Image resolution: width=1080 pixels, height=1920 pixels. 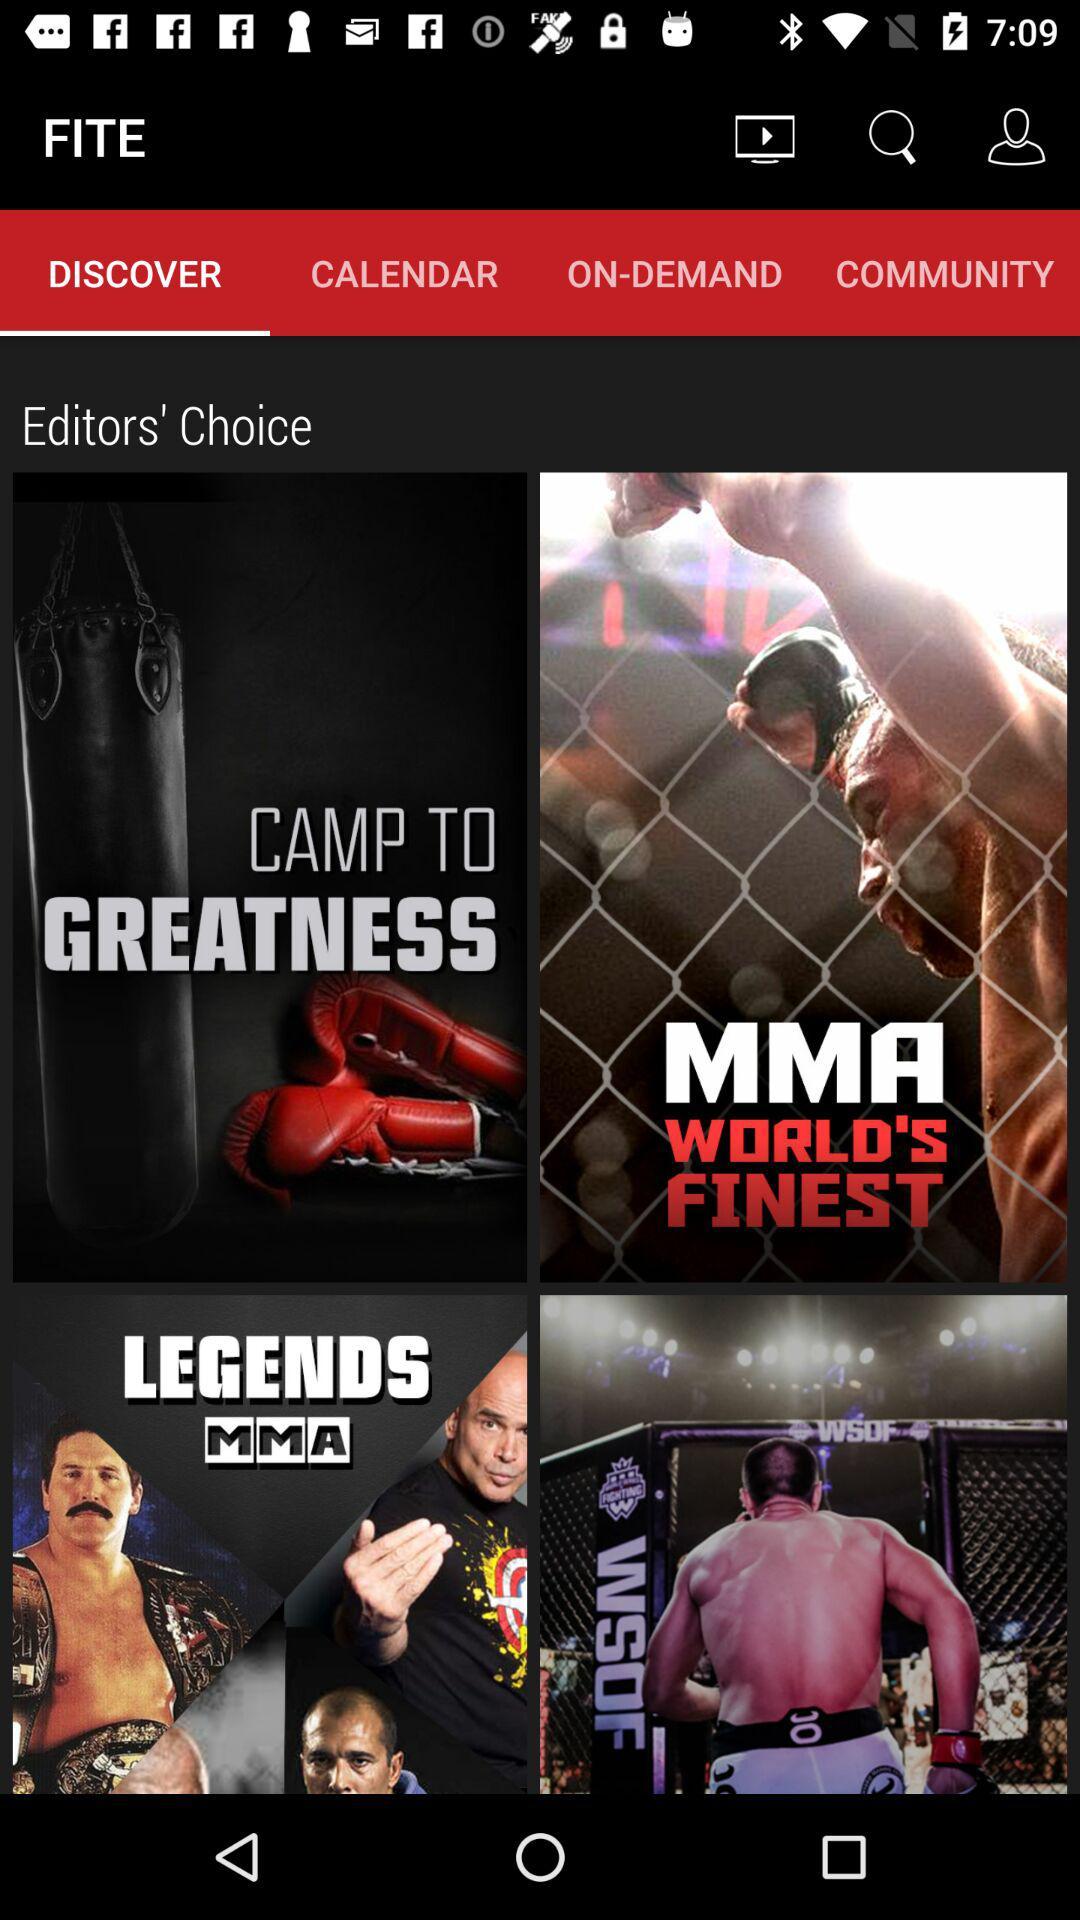 I want to click on button for legends mma, so click(x=270, y=1543).